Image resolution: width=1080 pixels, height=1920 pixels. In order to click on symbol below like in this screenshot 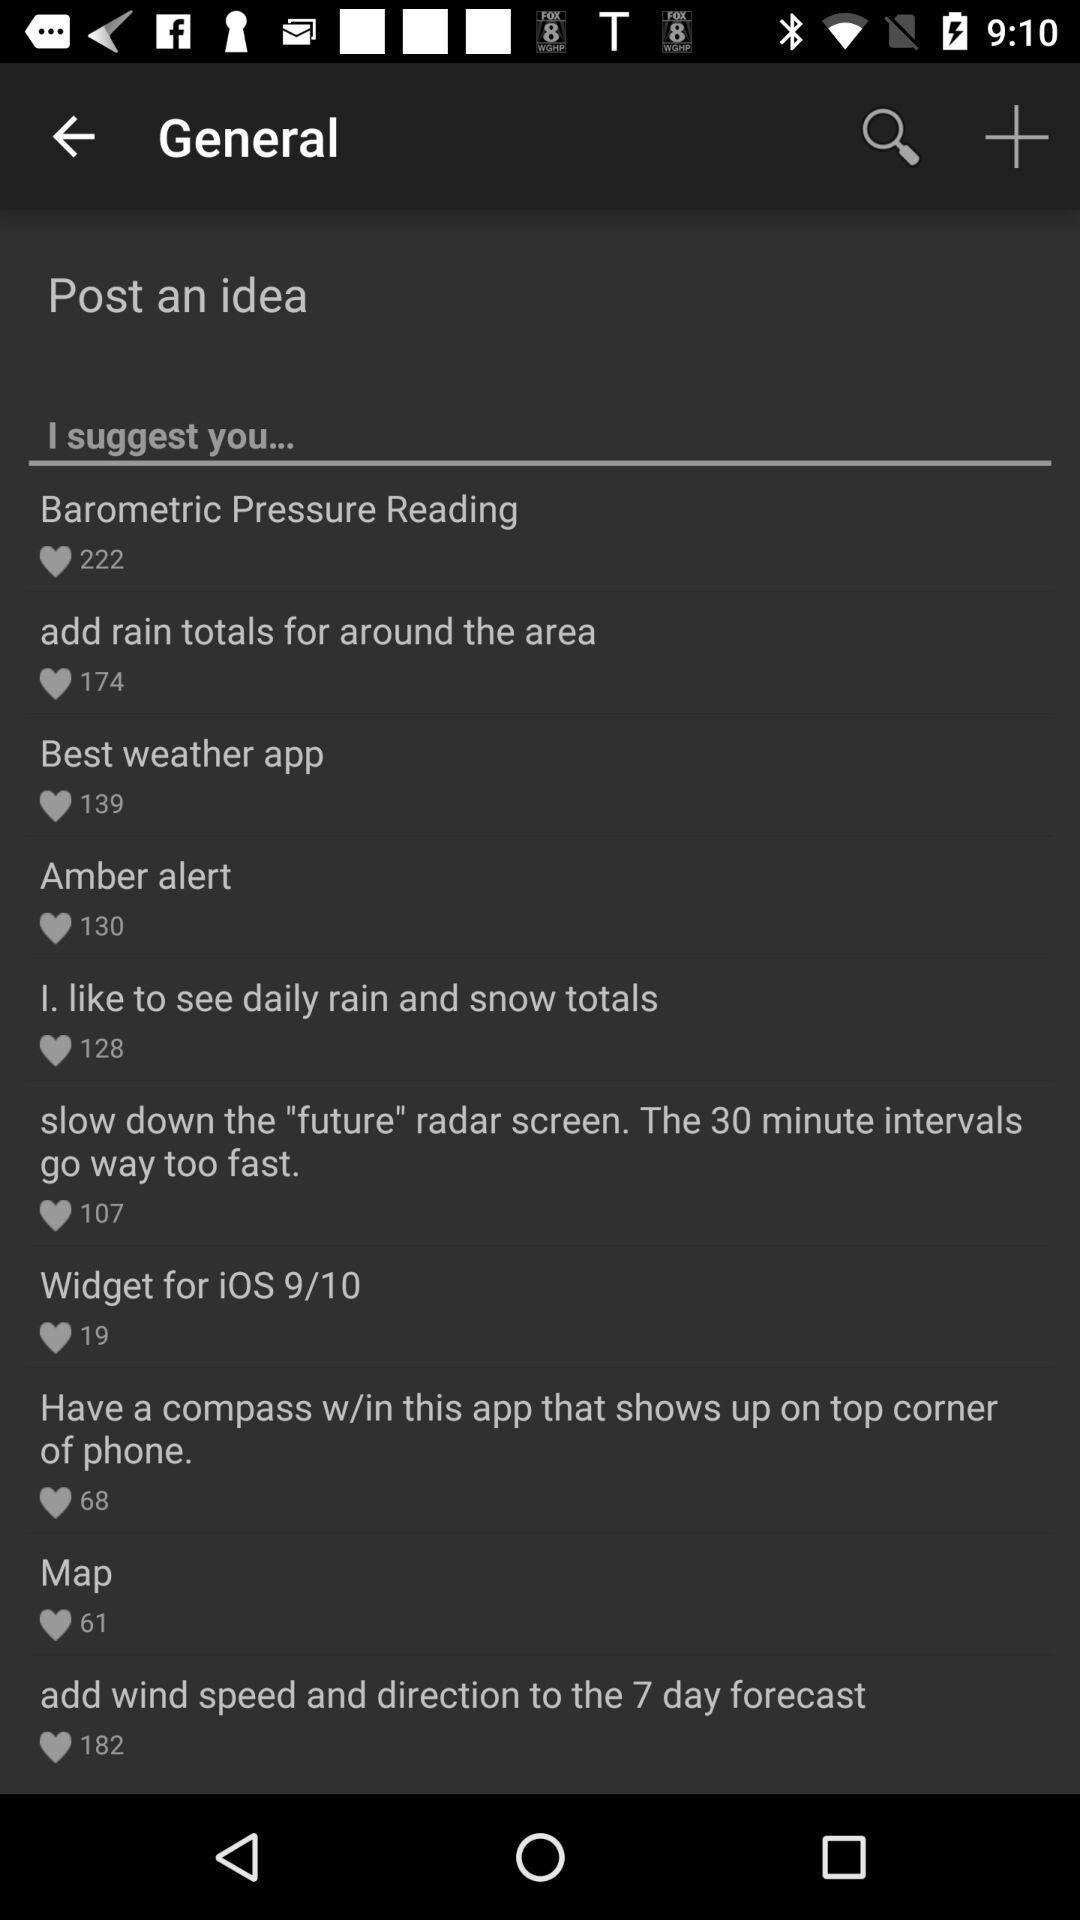, I will do `click(54, 1050)`.